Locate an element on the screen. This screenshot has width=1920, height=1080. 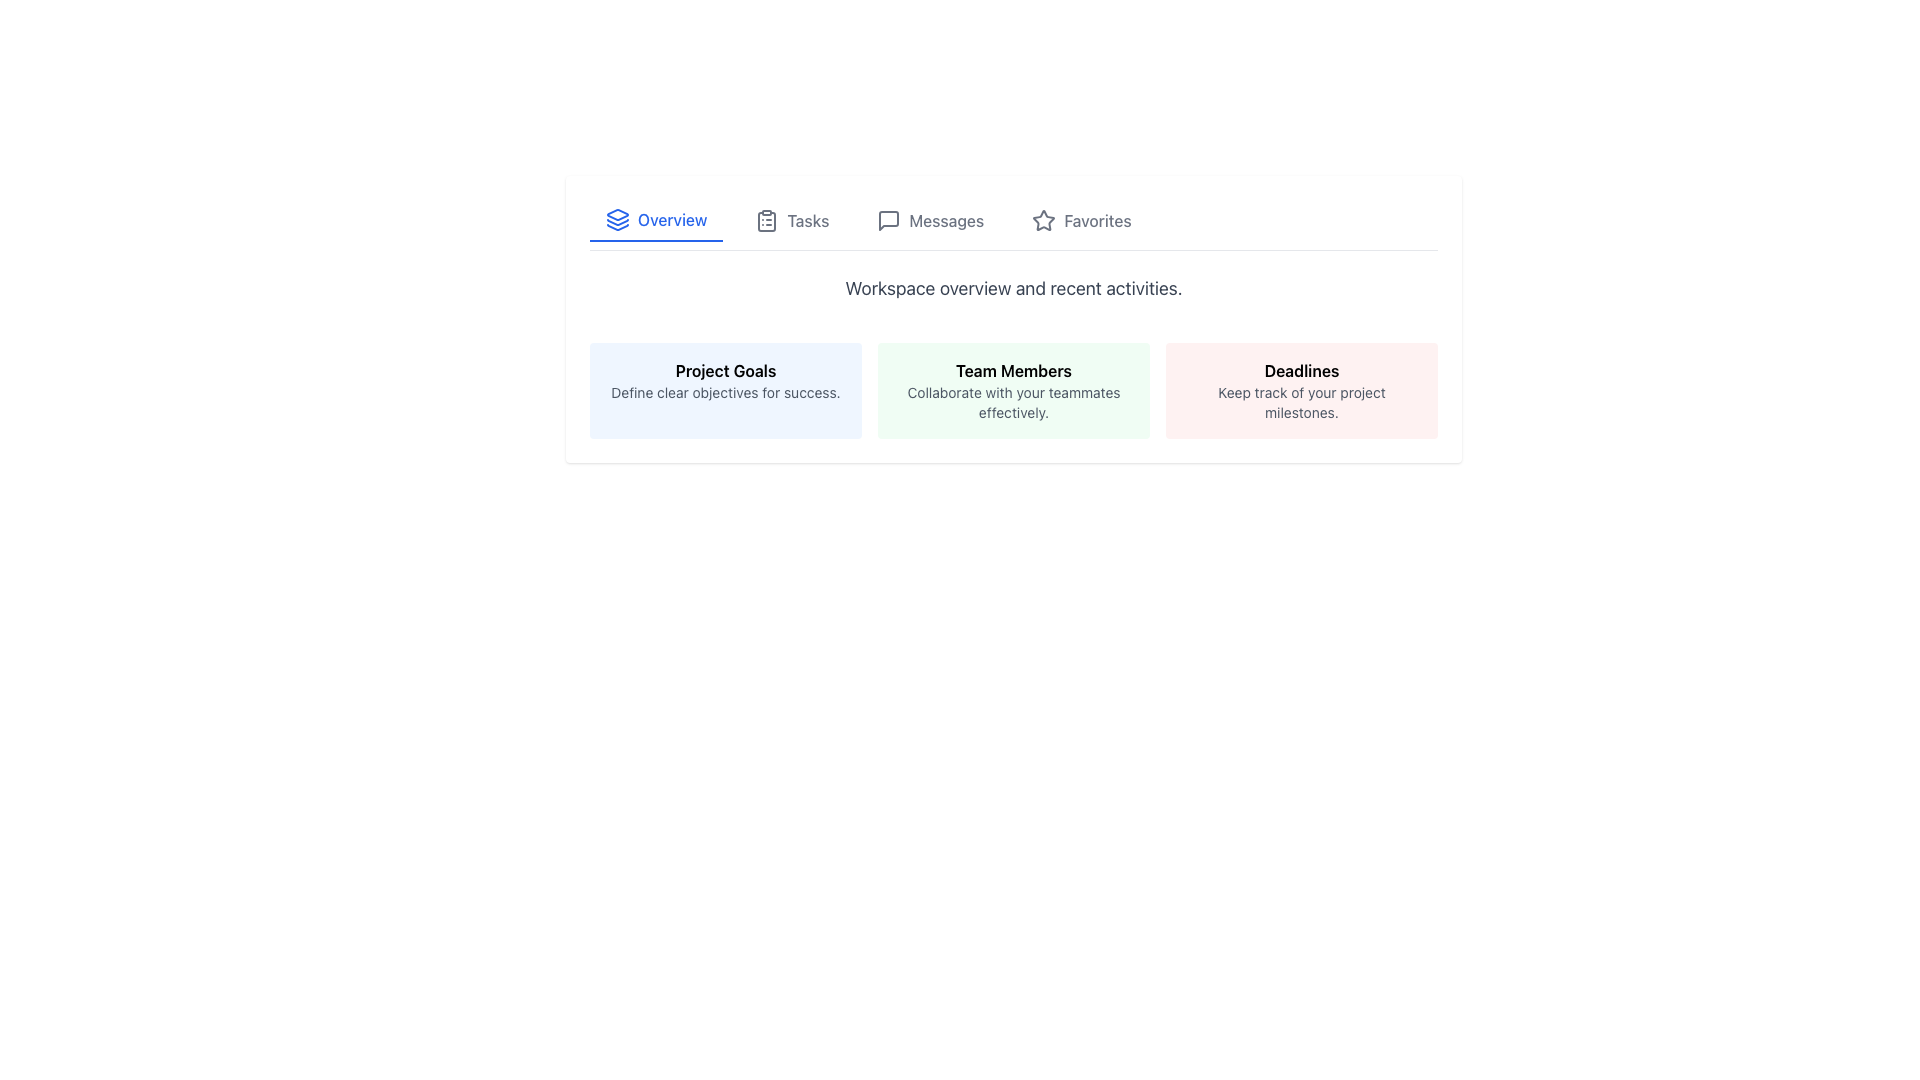
the 'Project Goals' informational card, which is the leftmost module in a row of three, positioned between 'Overview' and 'Team Members' is located at coordinates (724, 390).